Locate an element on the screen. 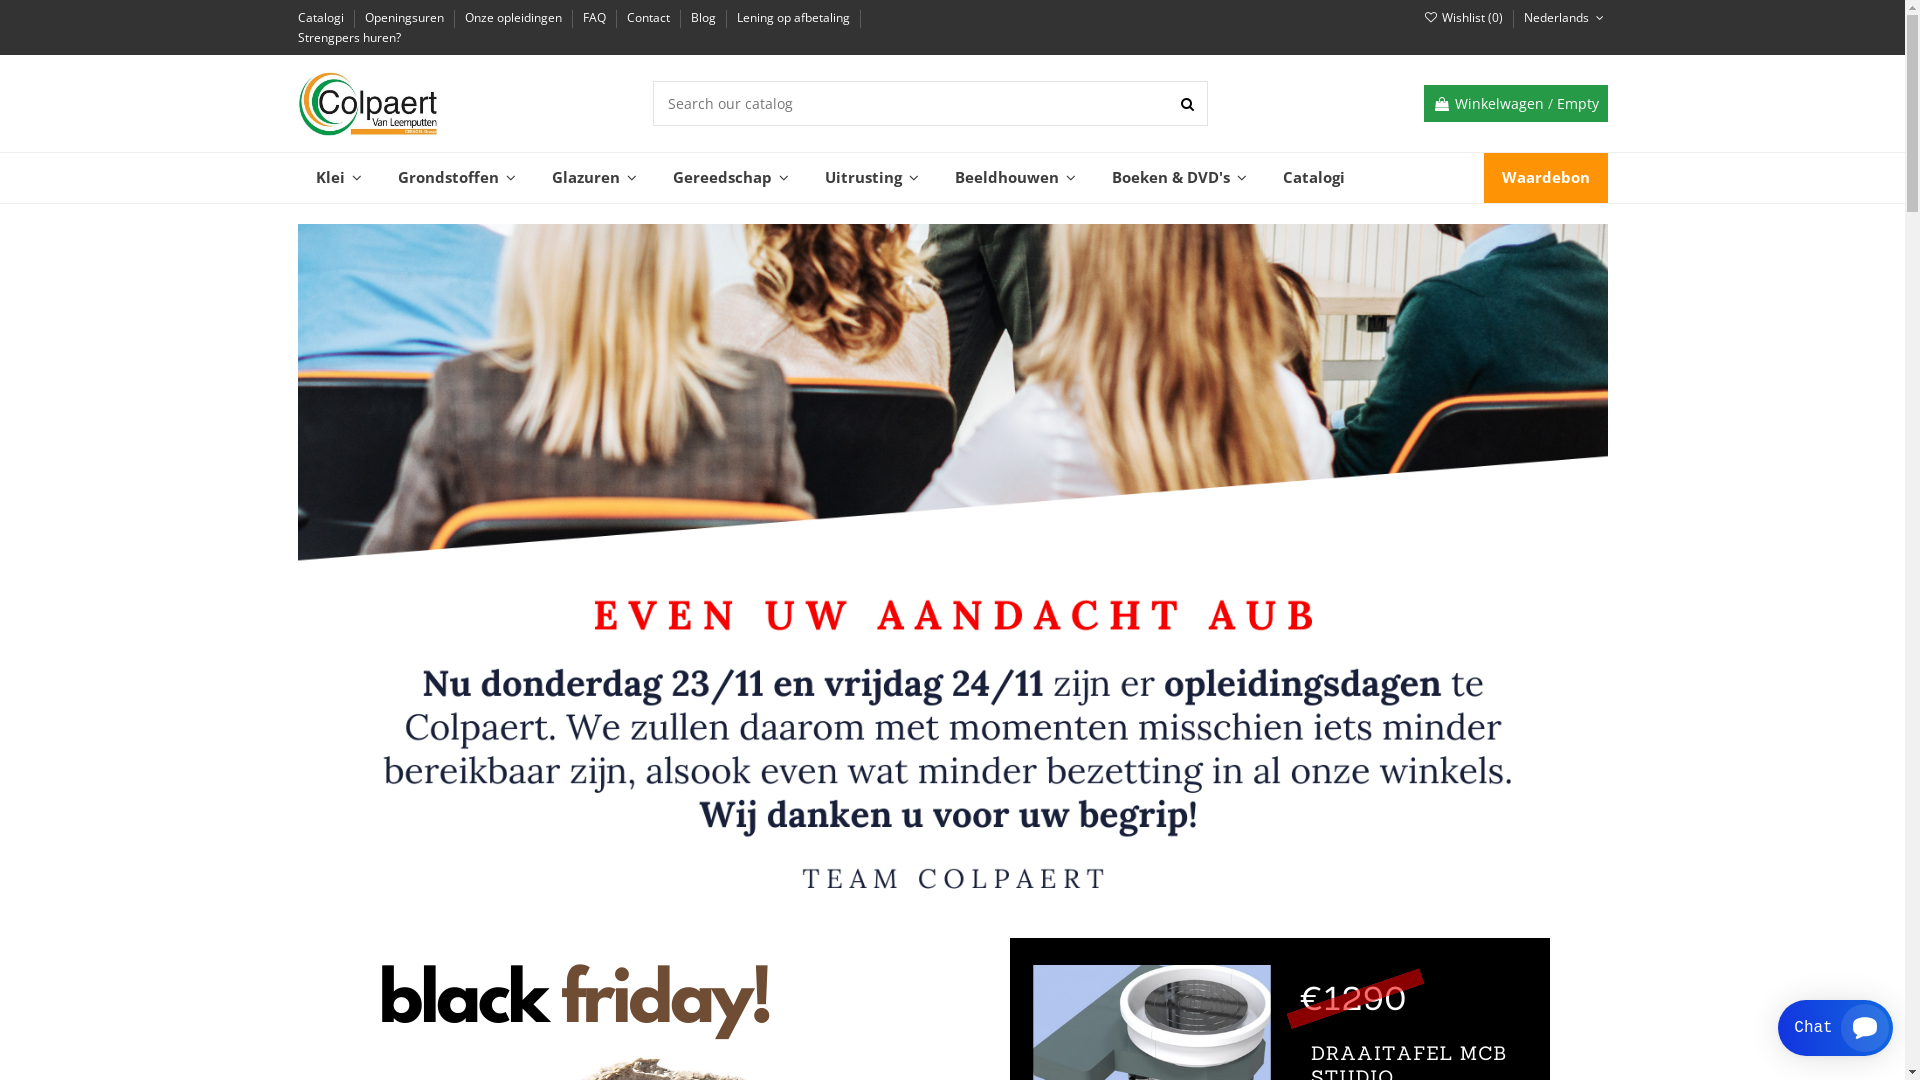 The height and width of the screenshot is (1080, 1920). 'Lening op afbetaling' is located at coordinates (792, 17).